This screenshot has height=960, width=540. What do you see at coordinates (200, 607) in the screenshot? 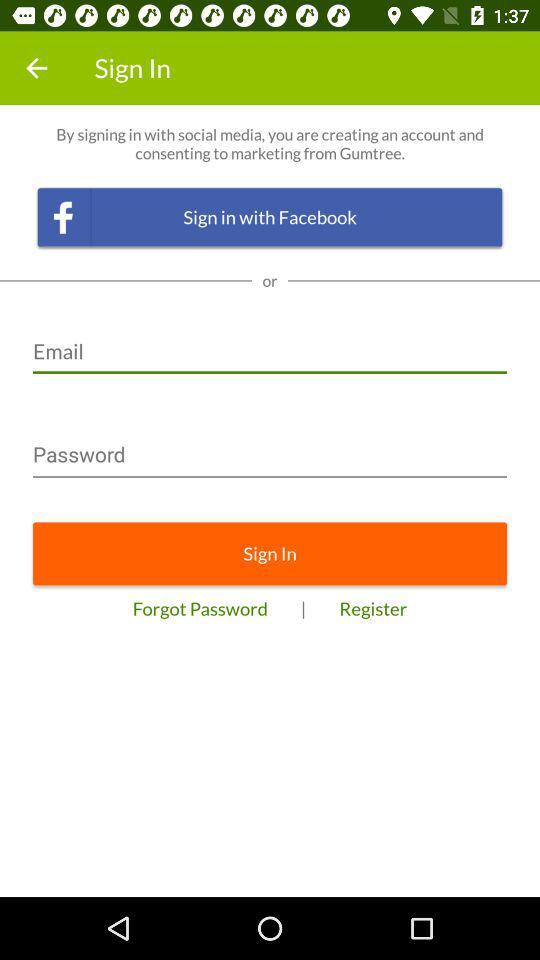
I see `icon to the left of the |` at bounding box center [200, 607].